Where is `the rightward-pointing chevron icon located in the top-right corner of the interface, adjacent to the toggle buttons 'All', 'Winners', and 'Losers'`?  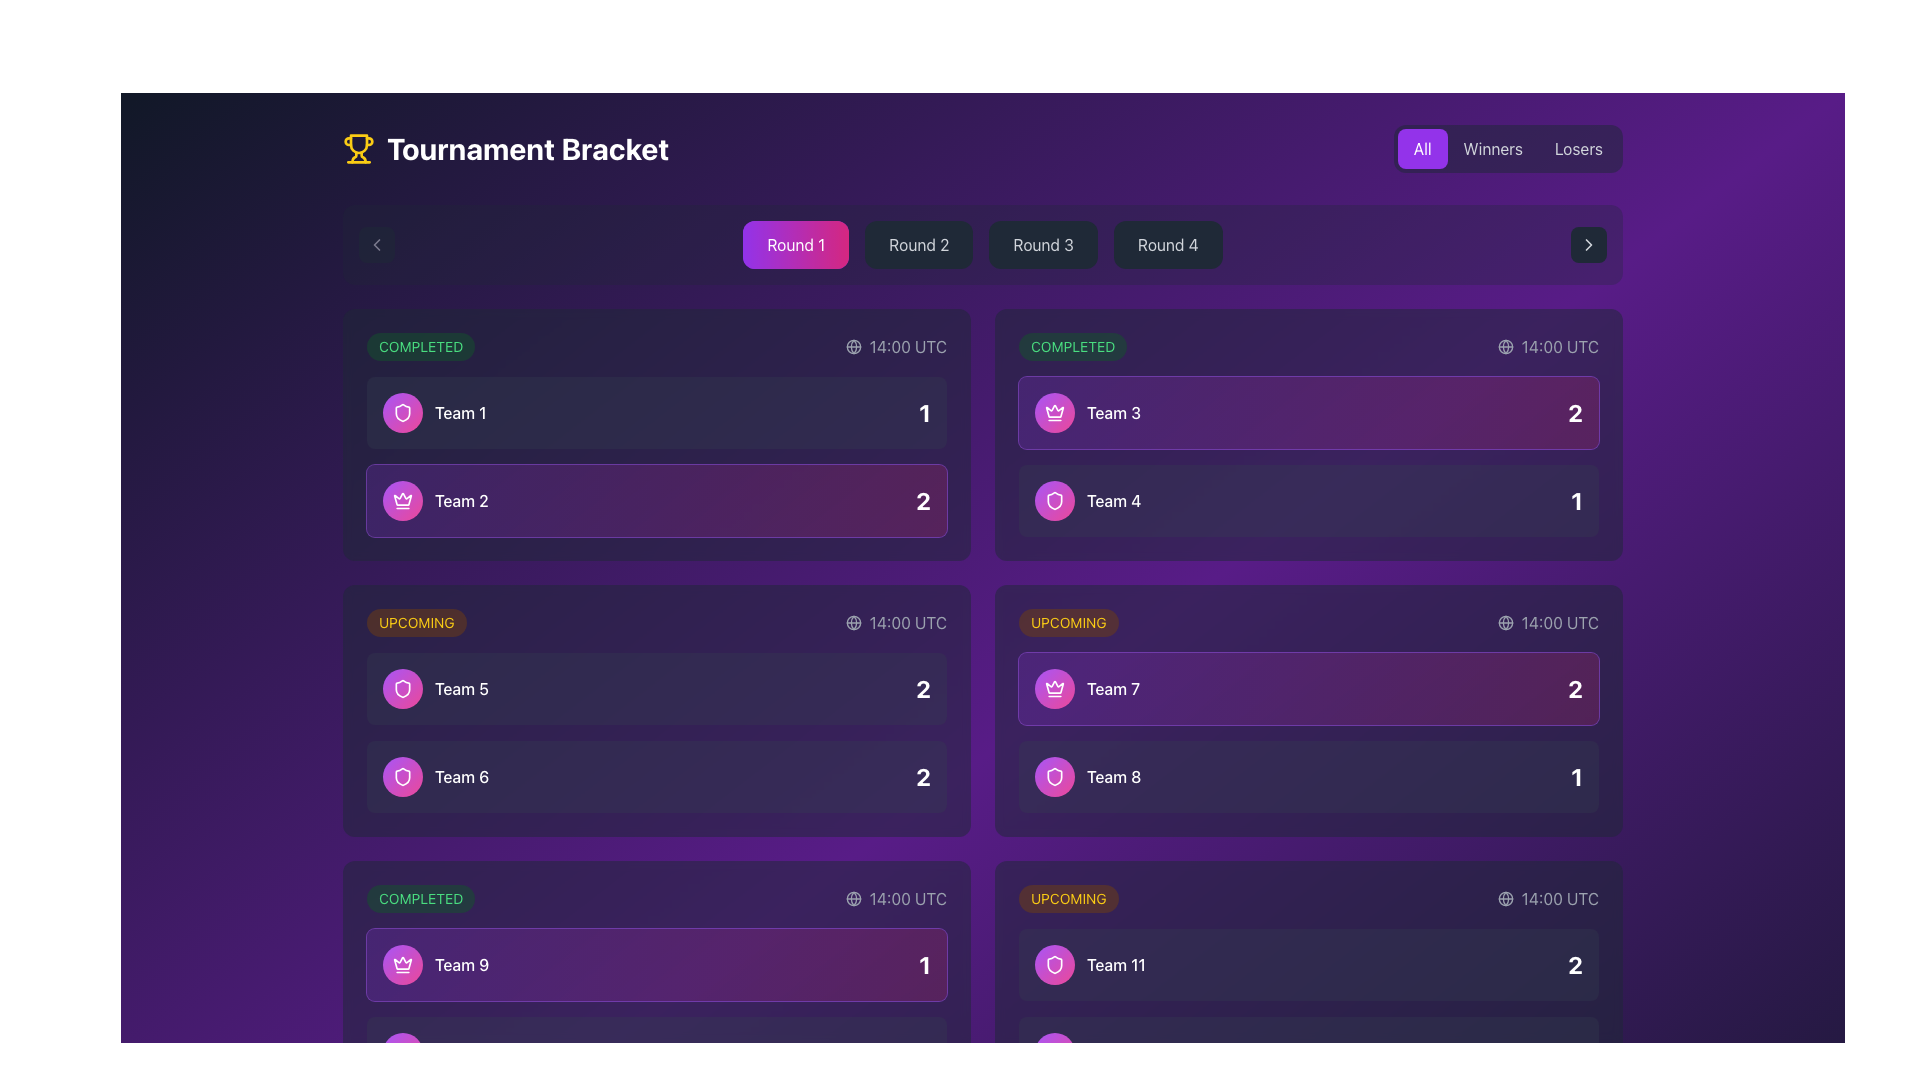
the rightward-pointing chevron icon located in the top-right corner of the interface, adjacent to the toggle buttons 'All', 'Winners', and 'Losers' is located at coordinates (1587, 244).